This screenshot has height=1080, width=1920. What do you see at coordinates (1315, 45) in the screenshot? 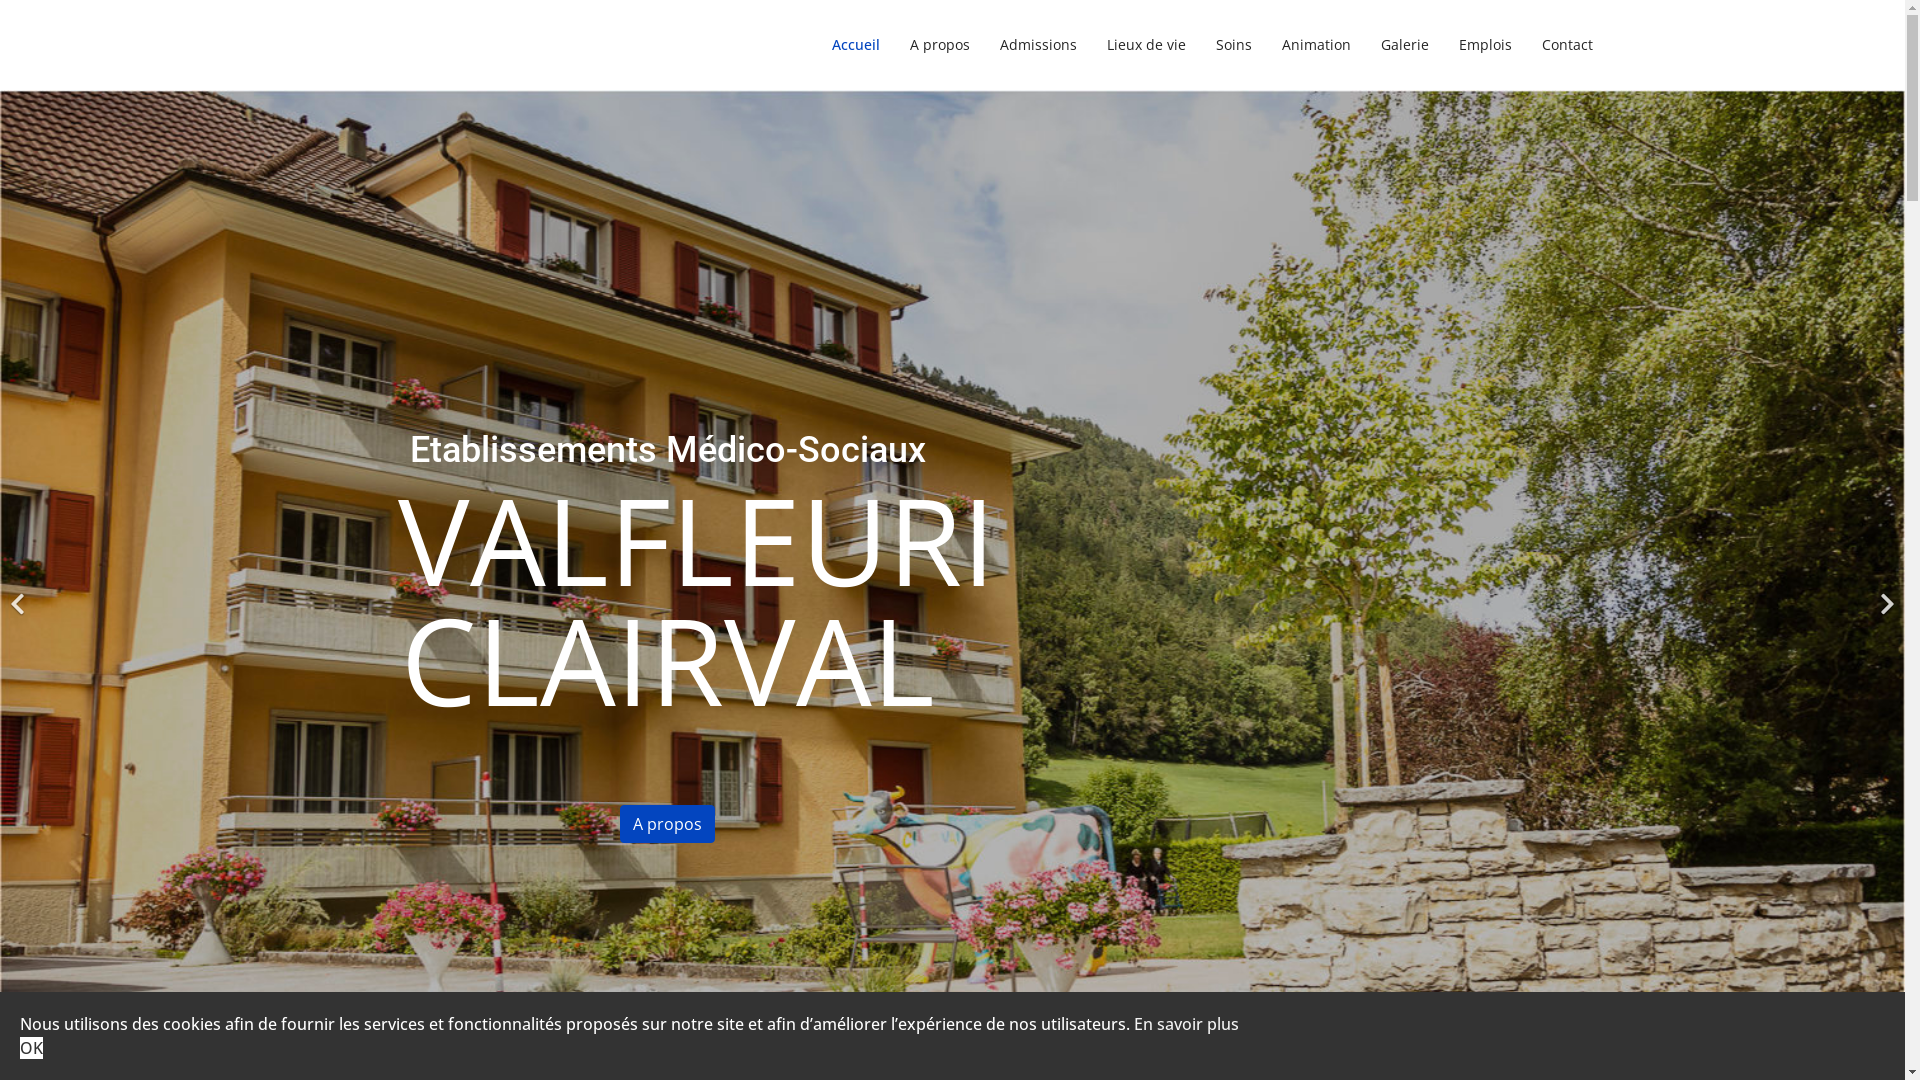
I see `'Animation'` at bounding box center [1315, 45].